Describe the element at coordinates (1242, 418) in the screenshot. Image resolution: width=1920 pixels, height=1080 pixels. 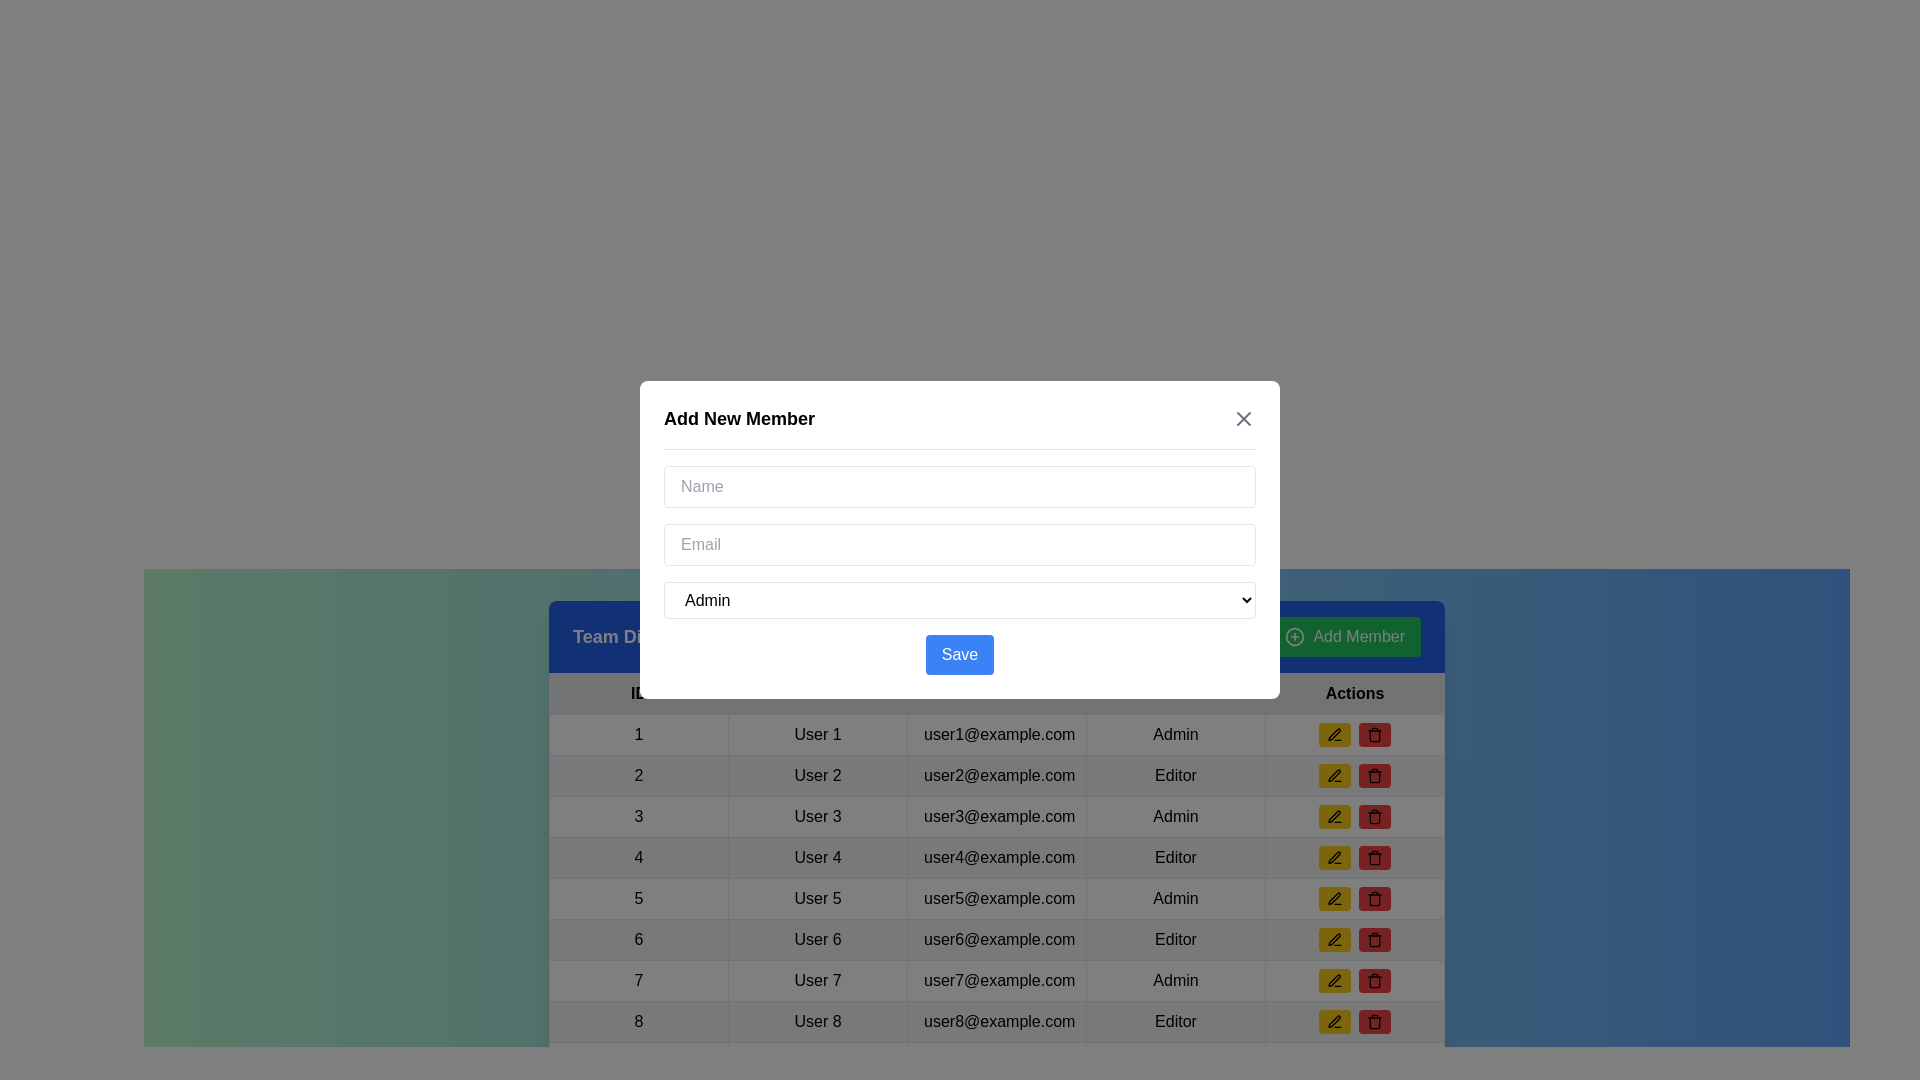
I see `the Close button located at the top-right corner of the 'Add New Member' modal dialog, which is represented by an SVG graphic resembling a diagonal cross` at that location.